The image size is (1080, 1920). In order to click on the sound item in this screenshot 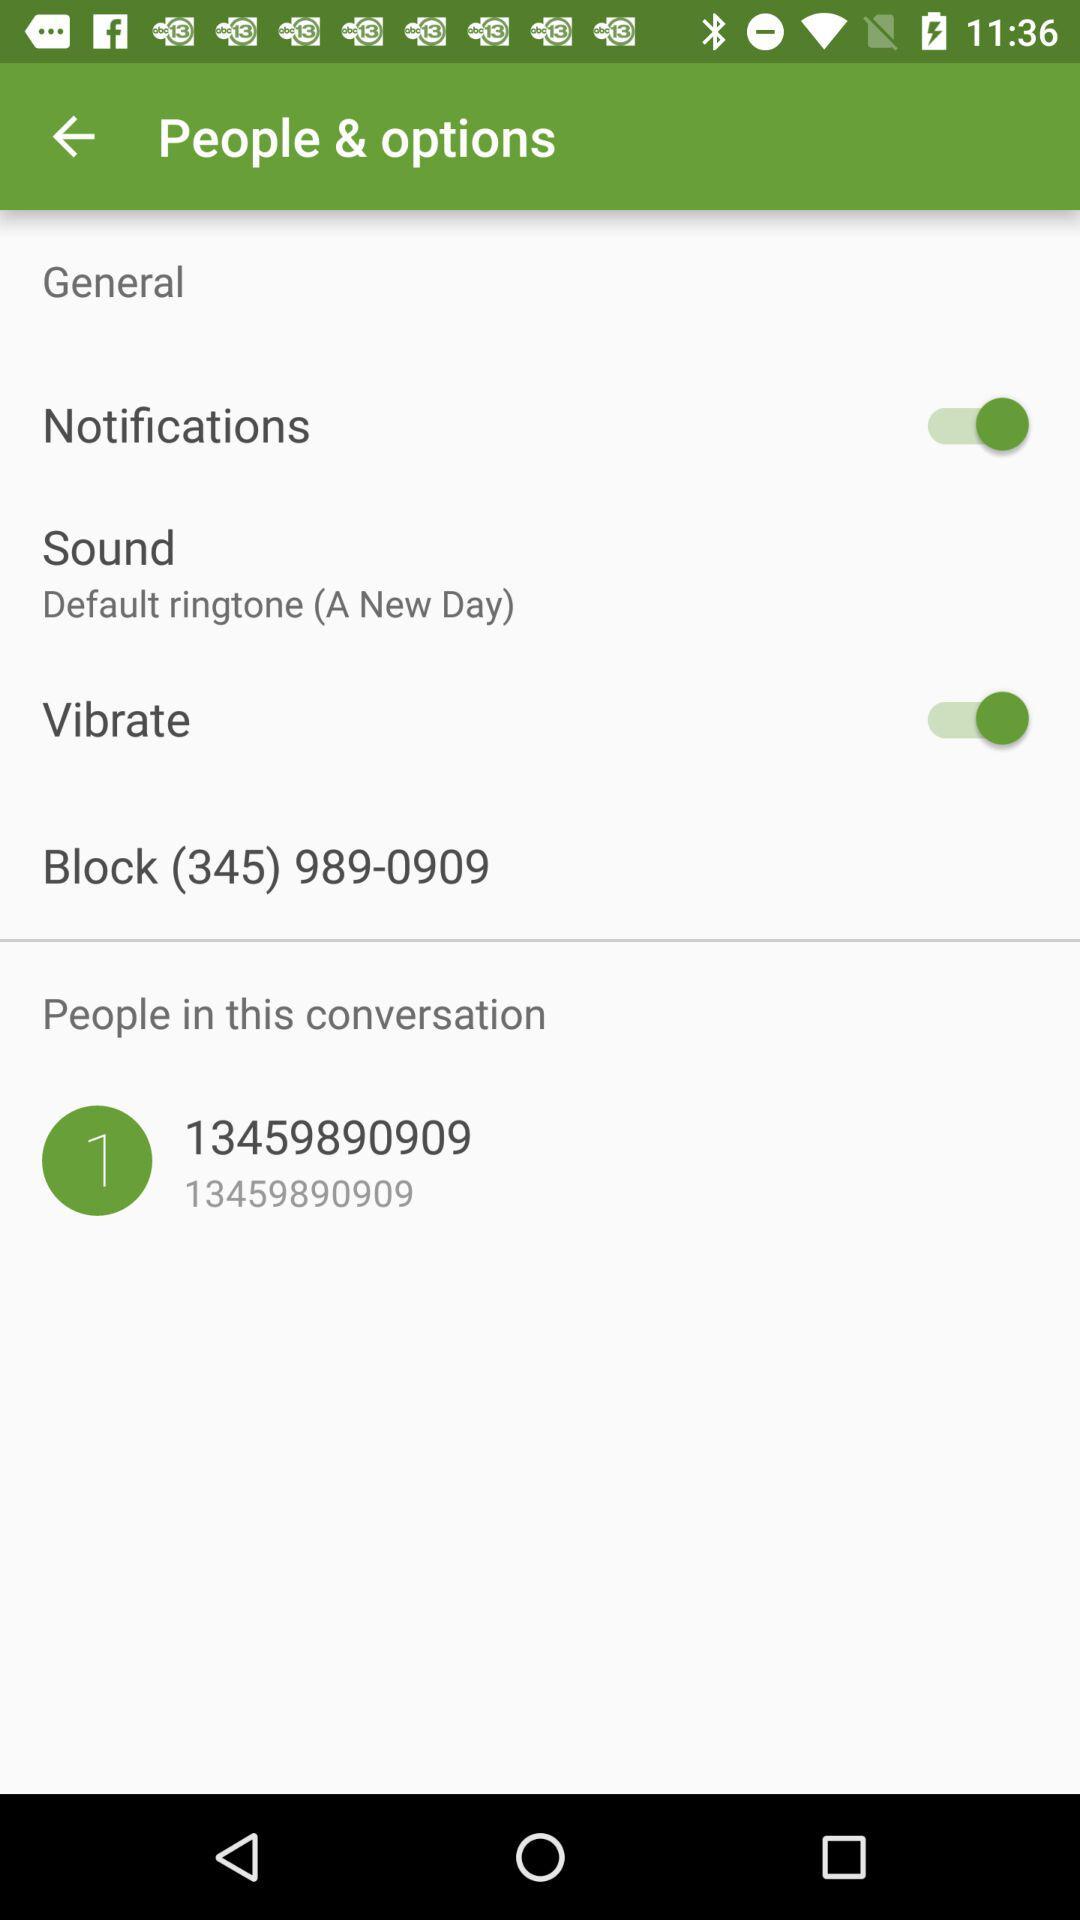, I will do `click(540, 546)`.